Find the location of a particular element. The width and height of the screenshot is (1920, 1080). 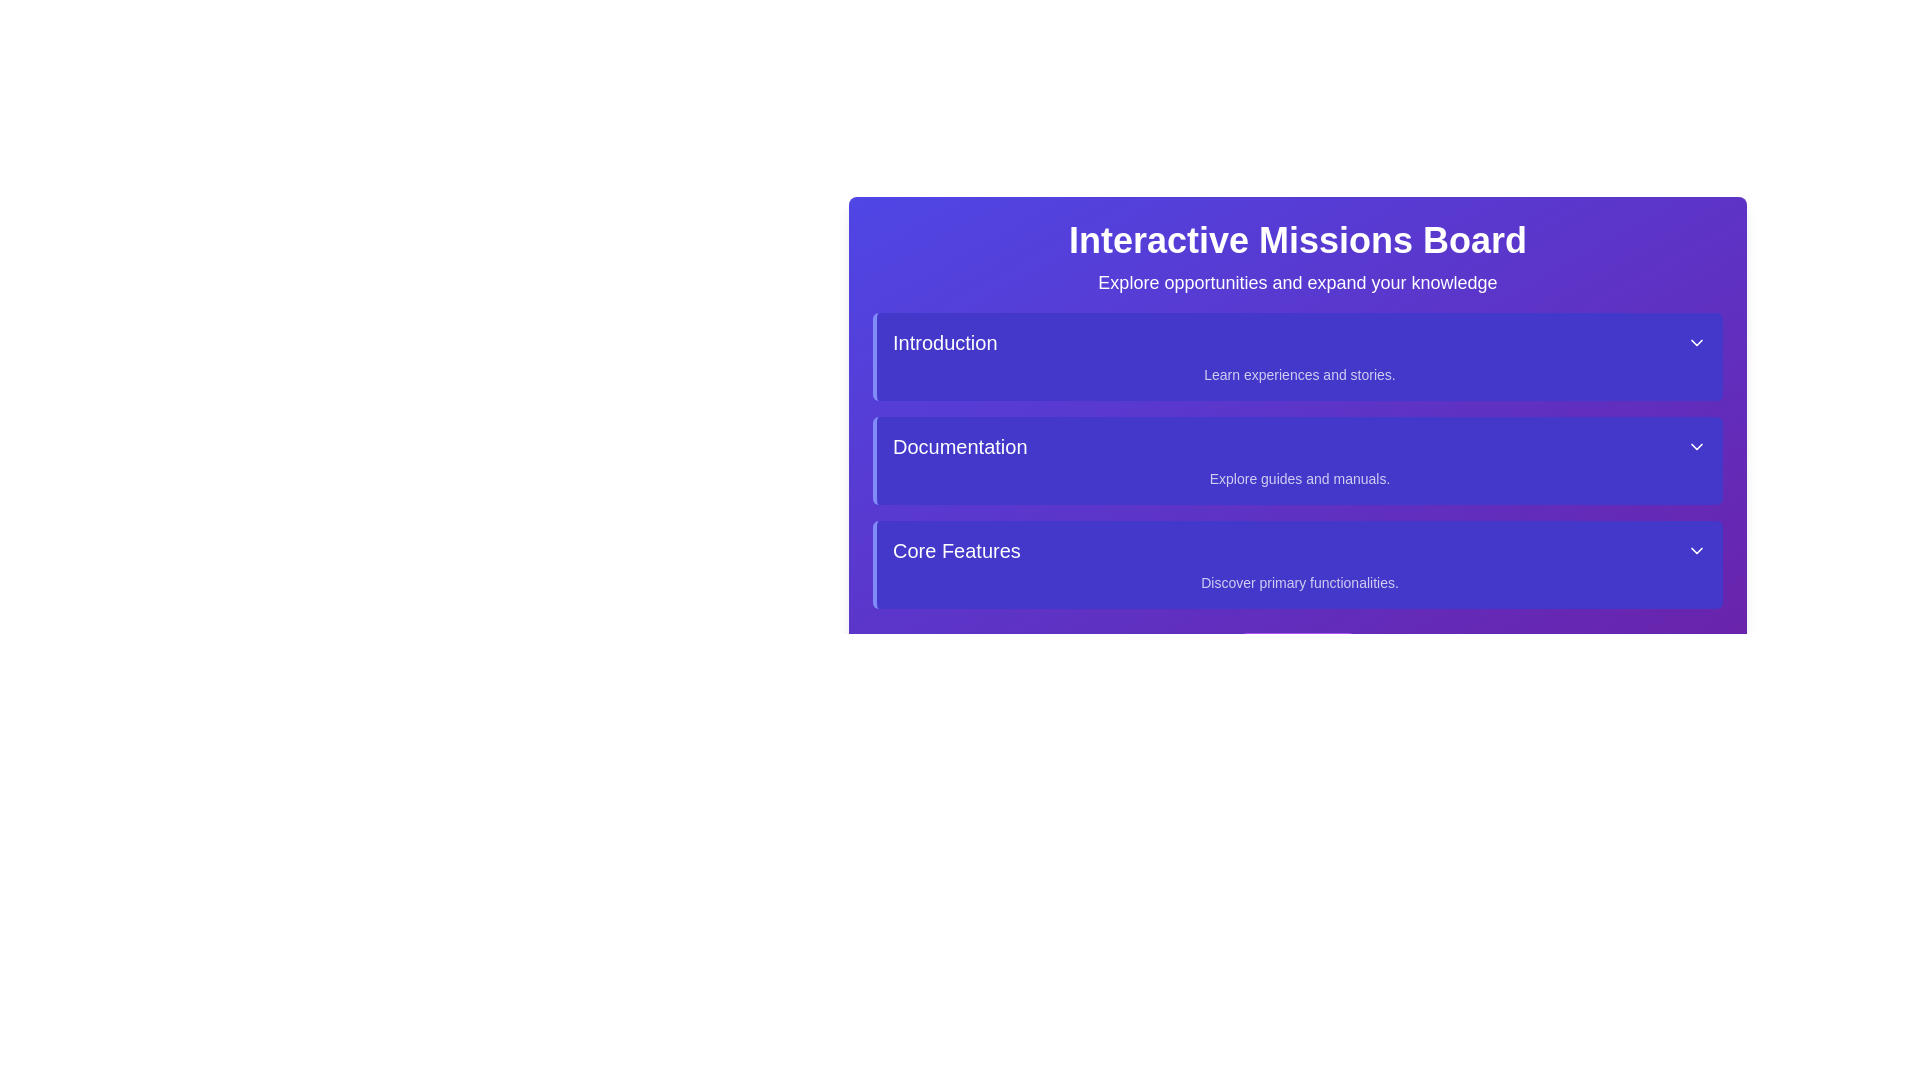

the text label displaying the word 'Introduction' with a medium font size and extra-large styling, located within a purple background box is located at coordinates (944, 342).